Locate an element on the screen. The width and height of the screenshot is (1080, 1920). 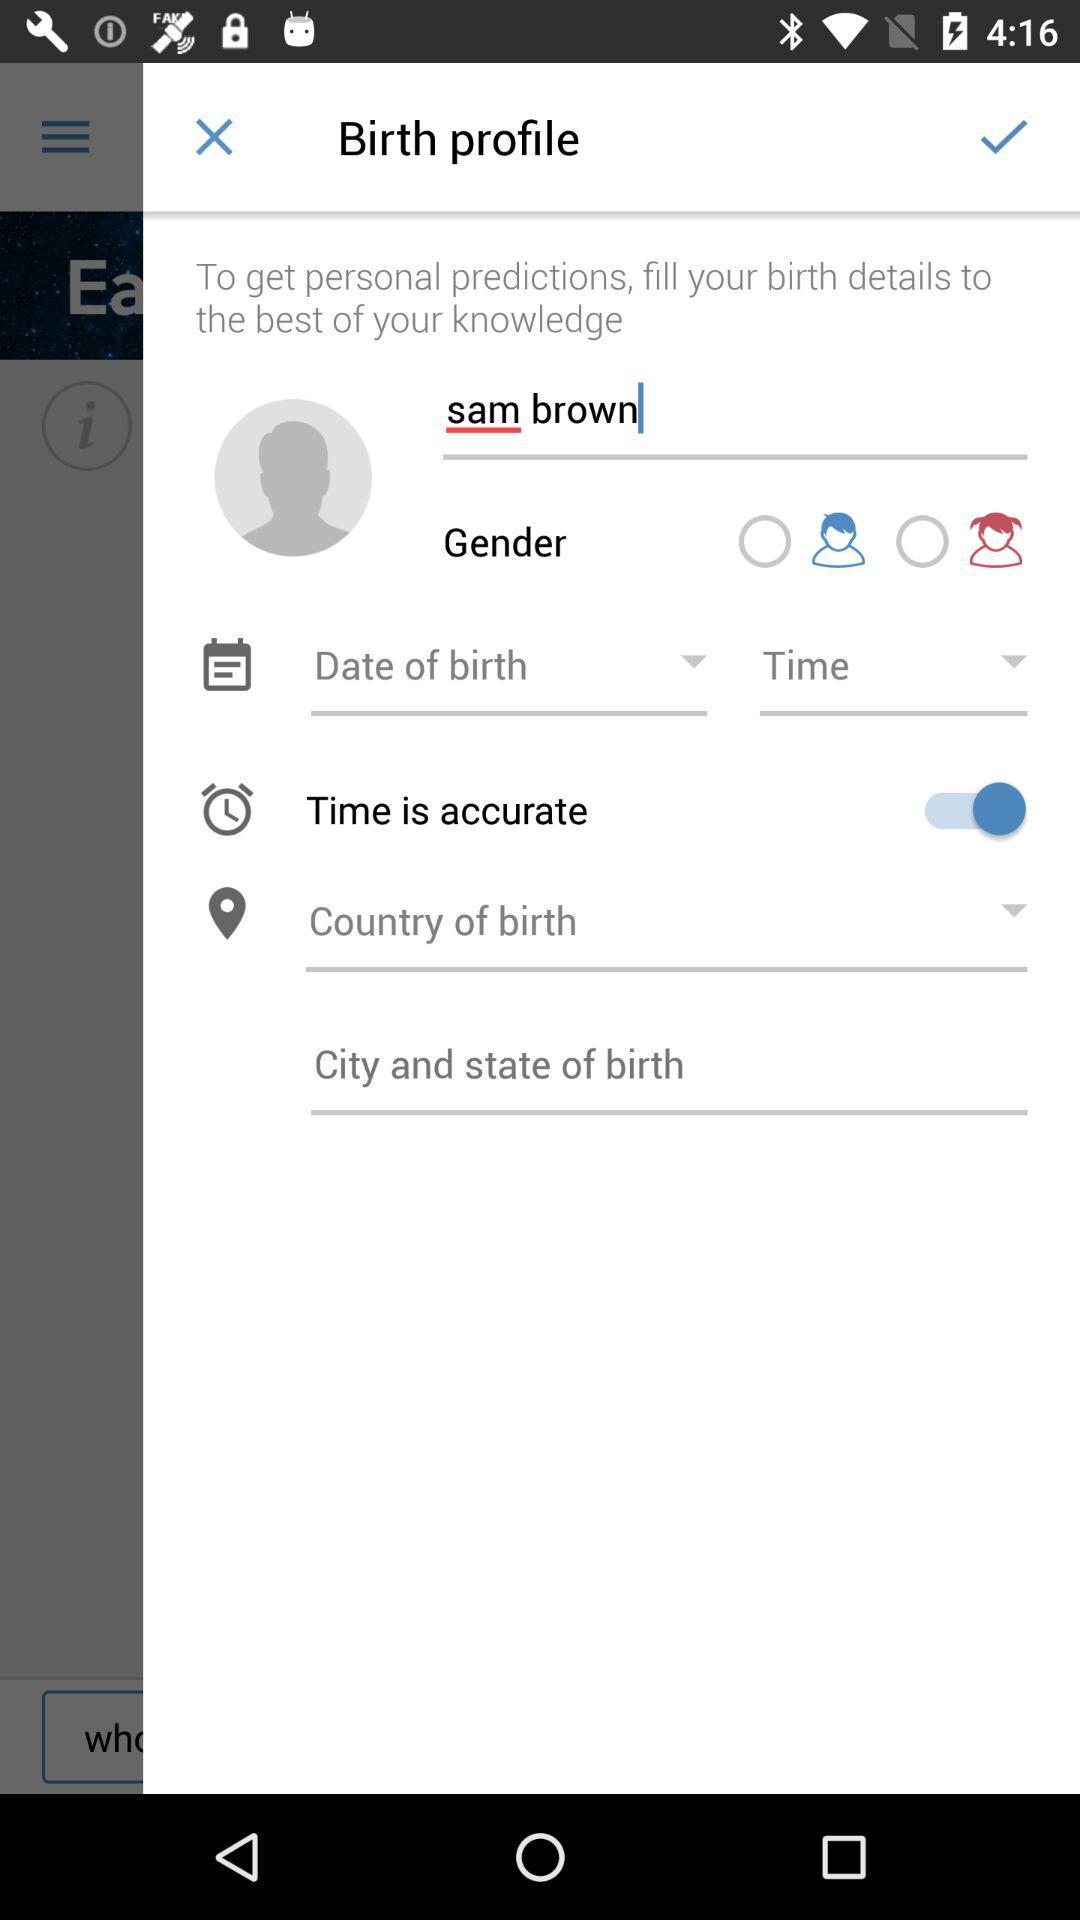
the icon below to get personal item is located at coordinates (735, 400).